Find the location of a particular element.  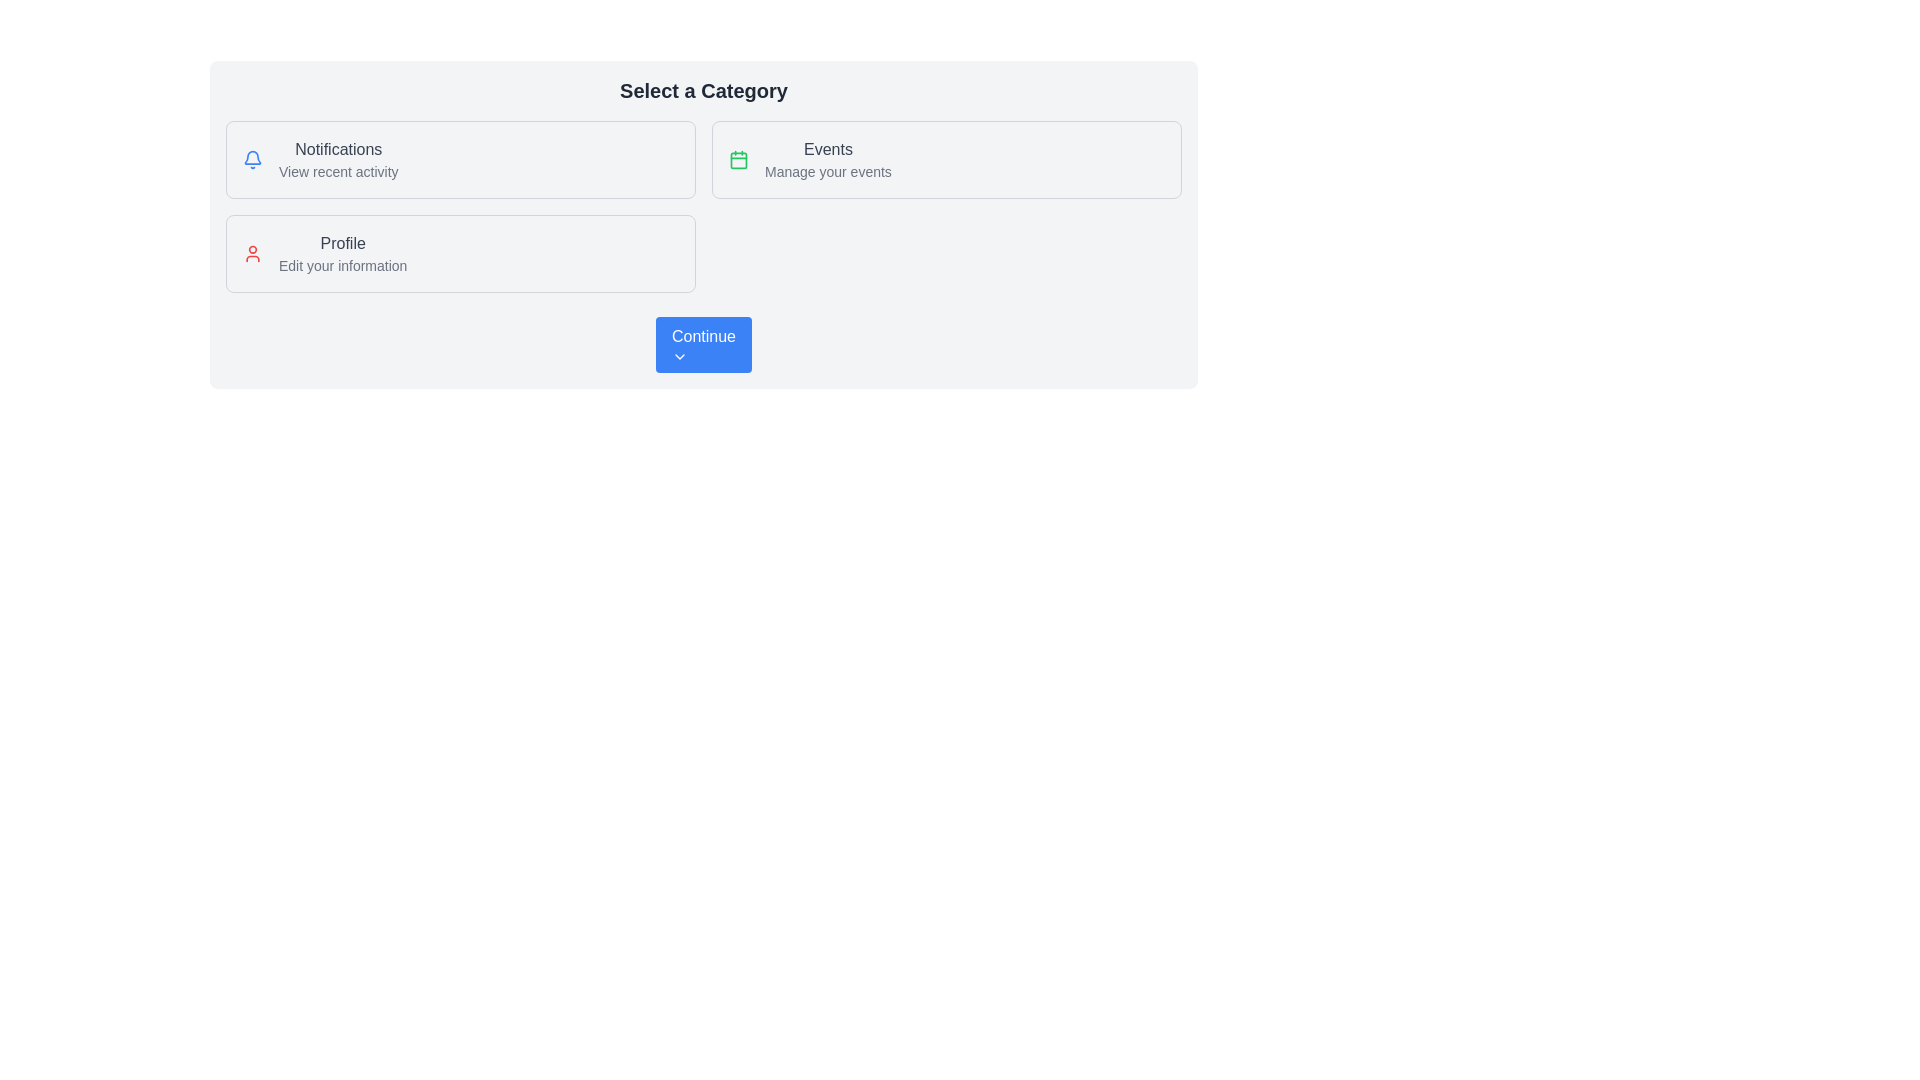

the notifications button located in the top-left corner of the grid layout is located at coordinates (459, 158).